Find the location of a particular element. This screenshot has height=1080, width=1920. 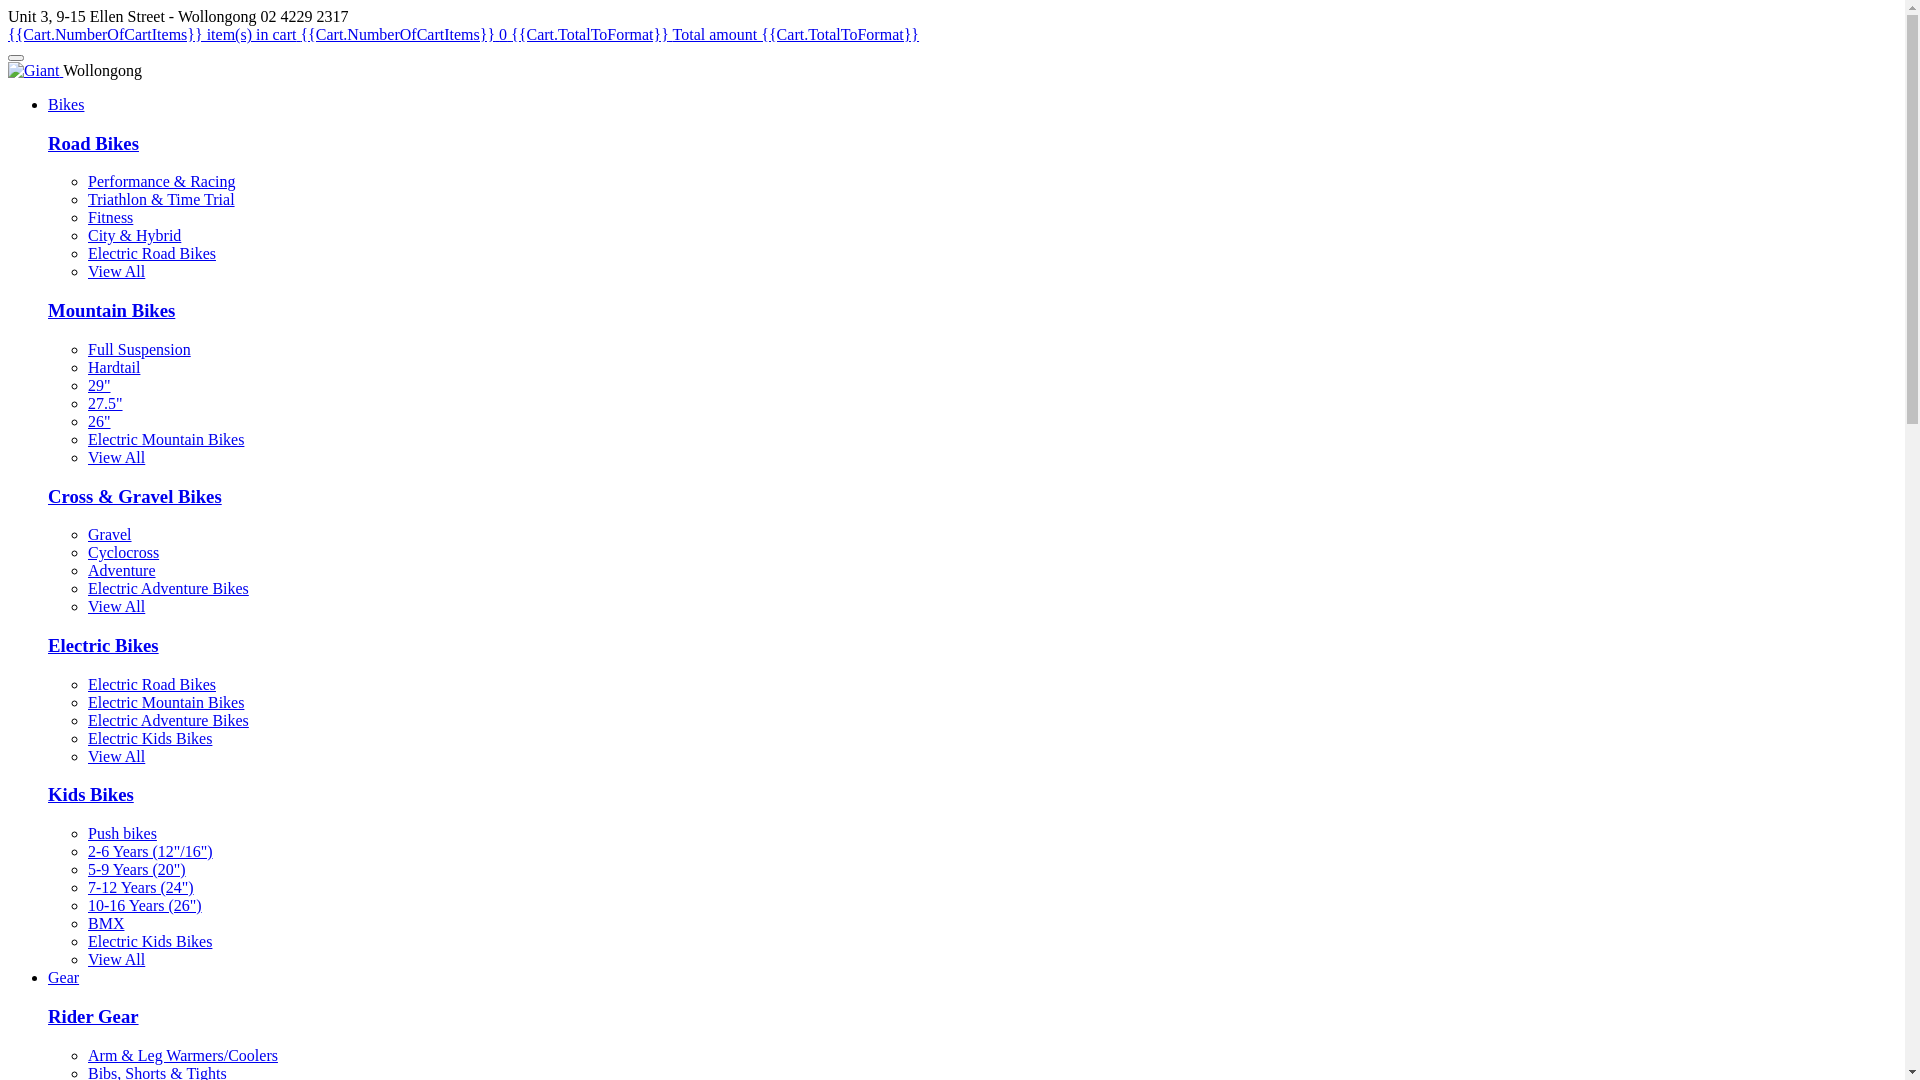

'Gravel' is located at coordinates (109, 533).